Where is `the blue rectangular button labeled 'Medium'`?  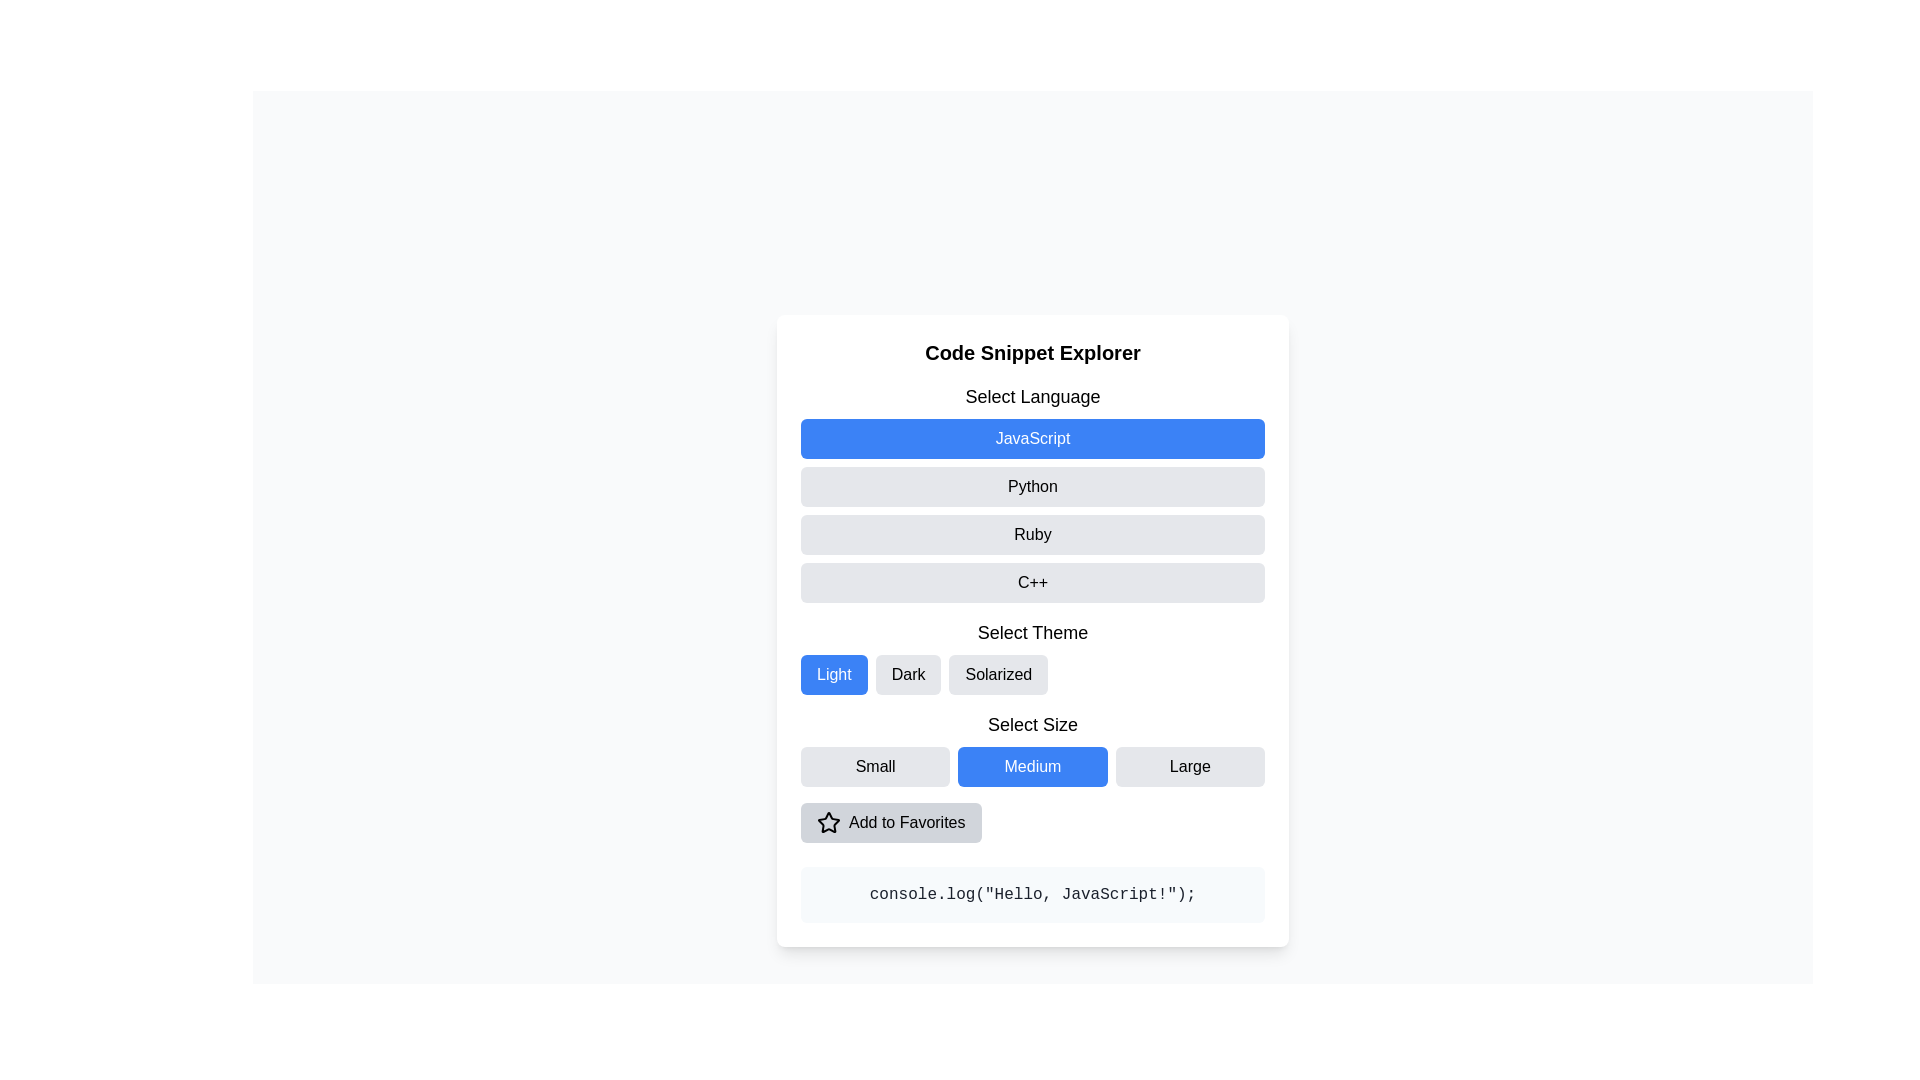
the blue rectangular button labeled 'Medium' is located at coordinates (1032, 766).